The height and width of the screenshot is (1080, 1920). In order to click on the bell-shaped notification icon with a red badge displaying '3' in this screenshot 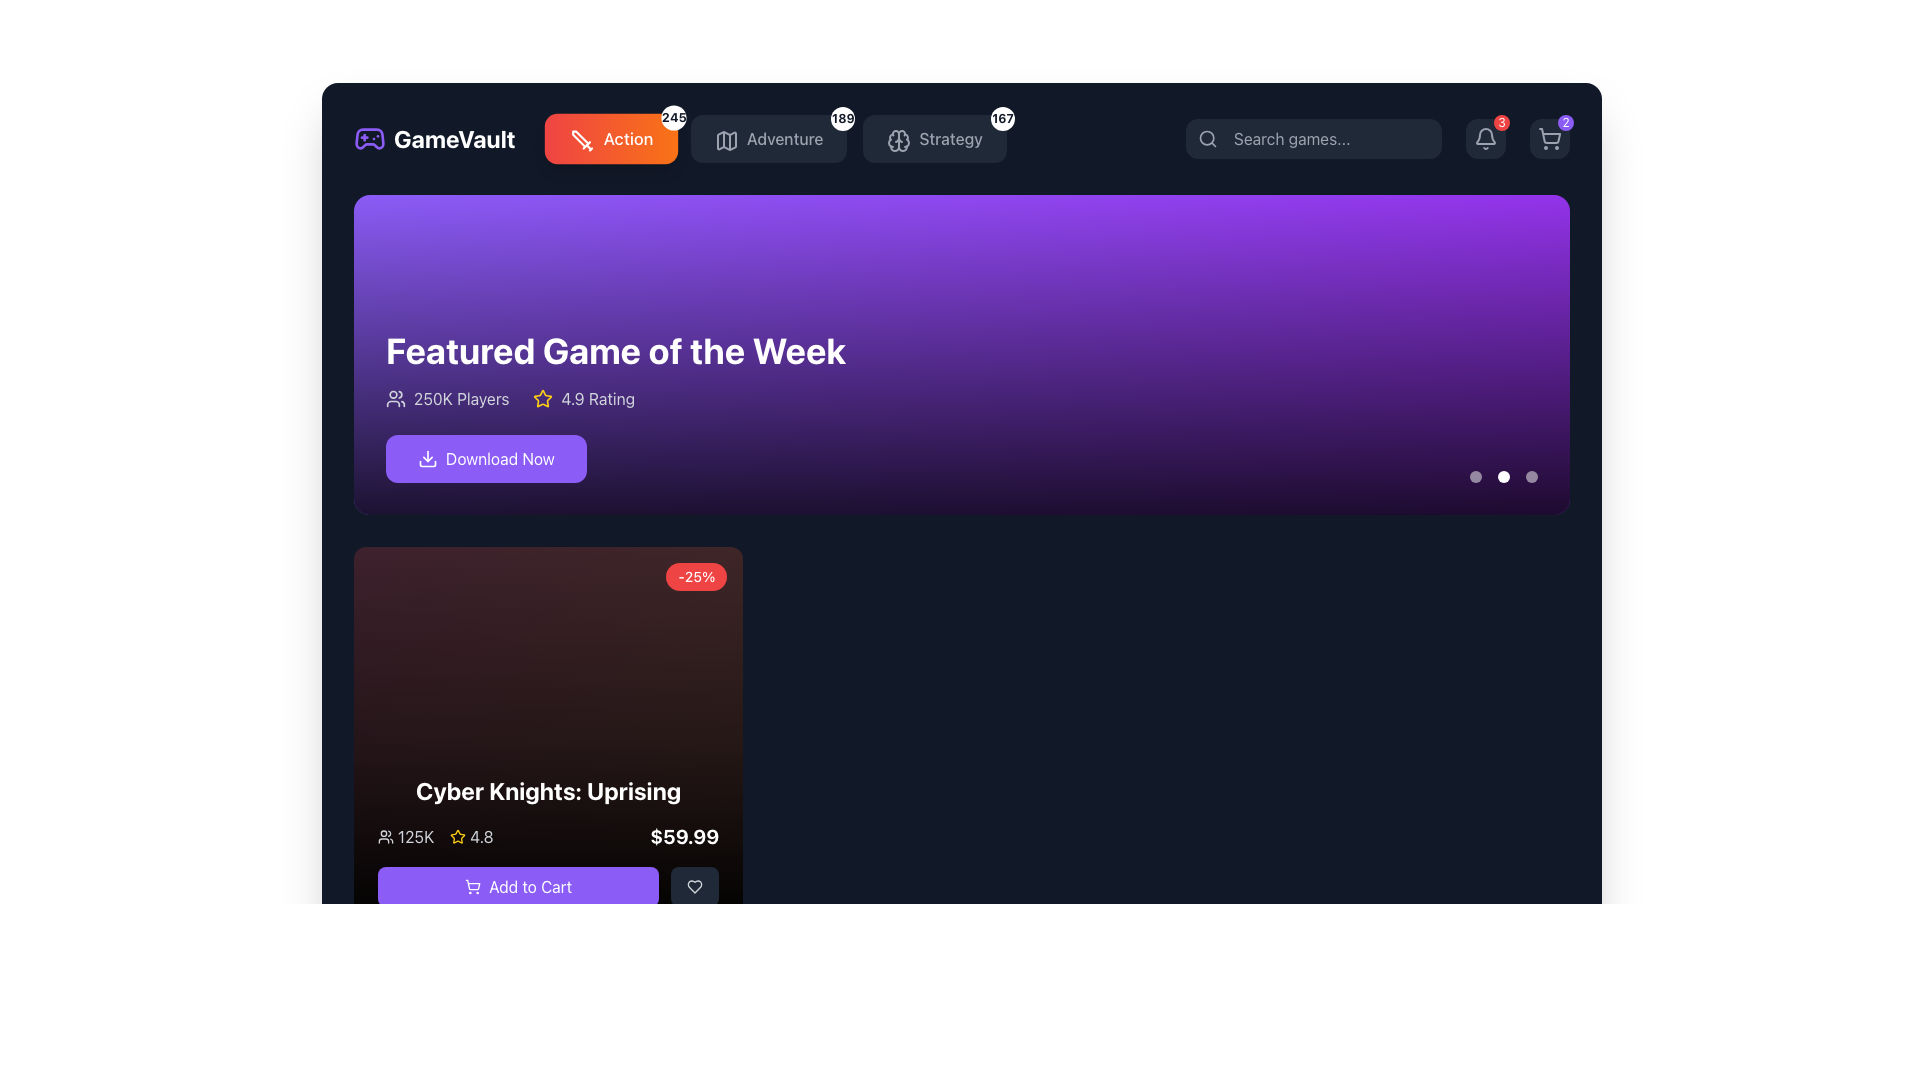, I will do `click(1486, 137)`.